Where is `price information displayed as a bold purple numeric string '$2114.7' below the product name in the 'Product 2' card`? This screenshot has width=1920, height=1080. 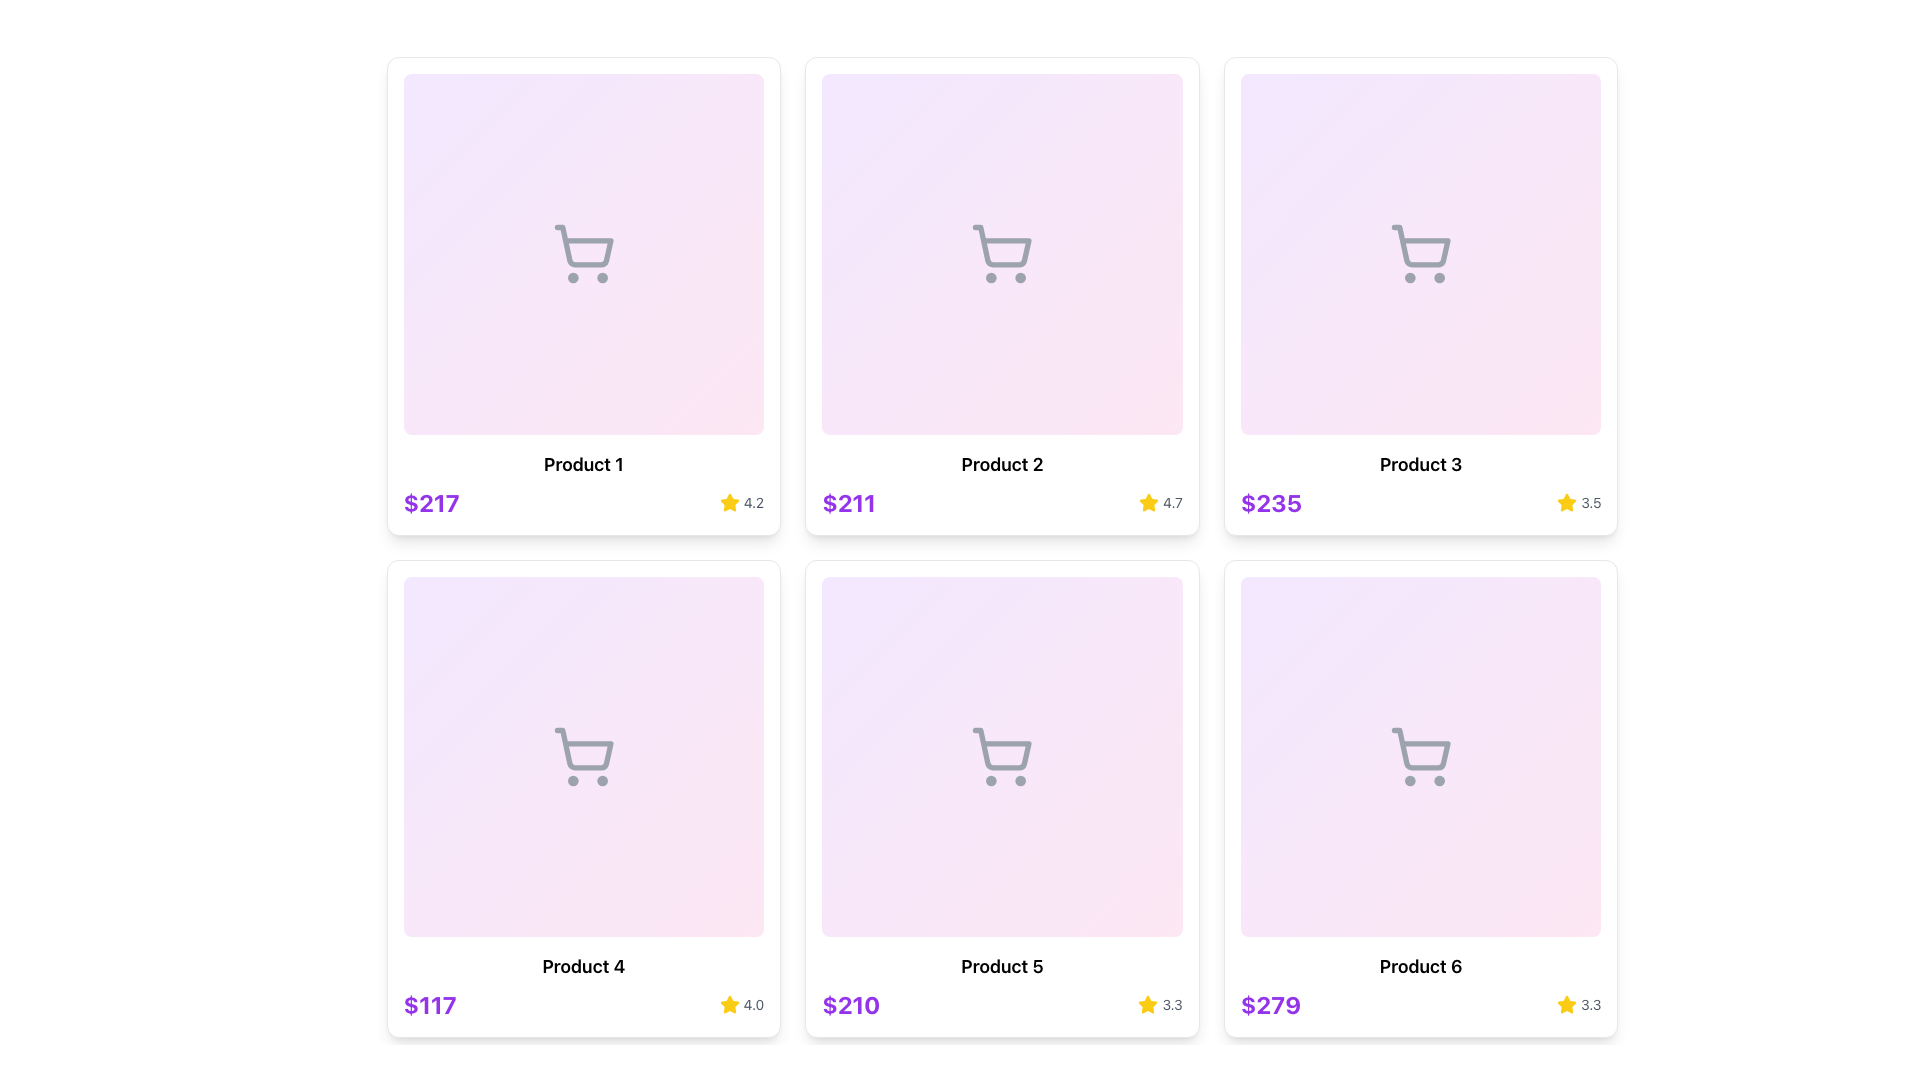
price information displayed as a bold purple numeric string '$2114.7' below the product name in the 'Product 2' card is located at coordinates (1002, 501).